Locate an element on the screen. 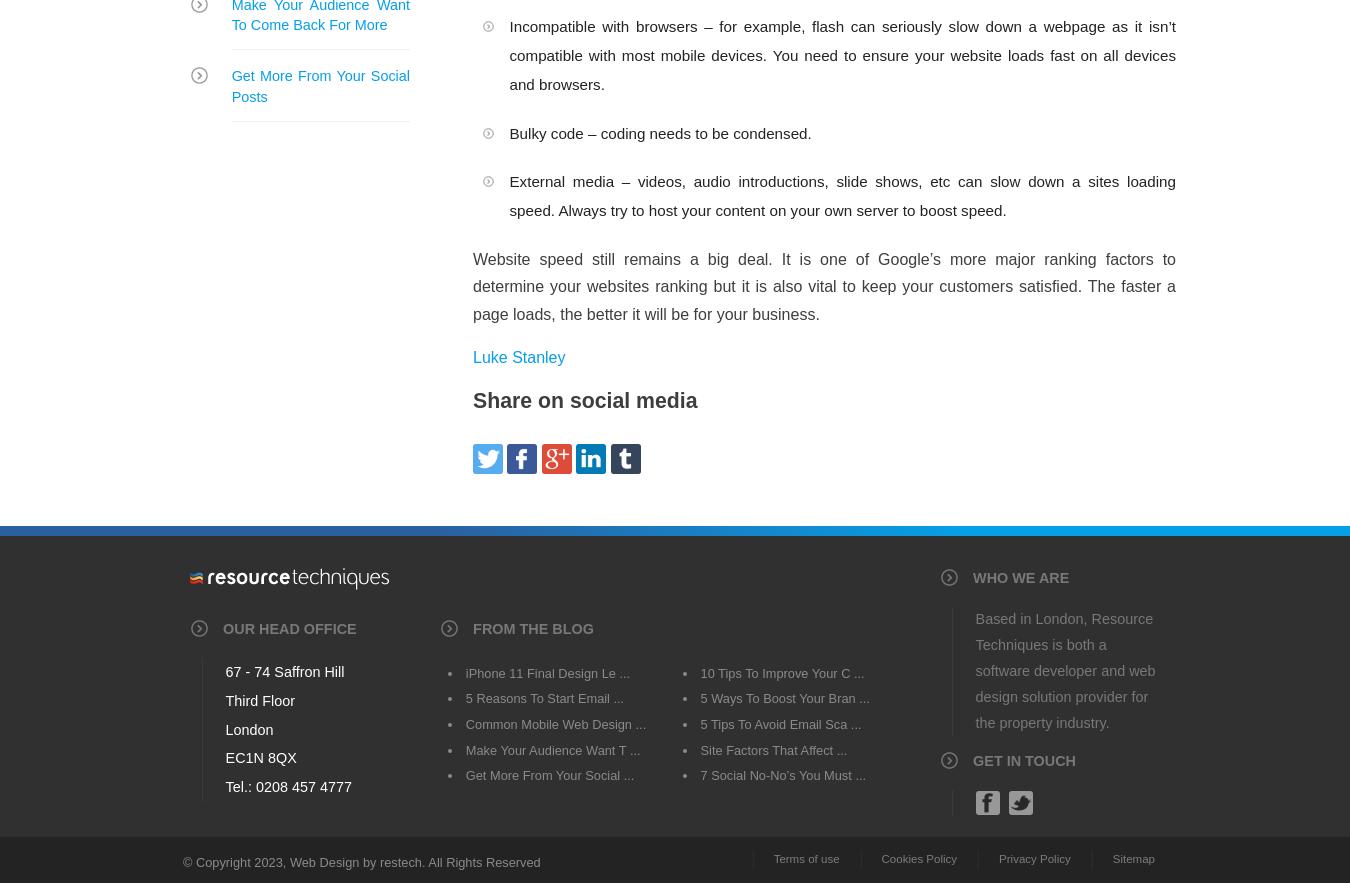 The height and width of the screenshot is (883, 1350). 'Third Floor' is located at coordinates (259, 700).